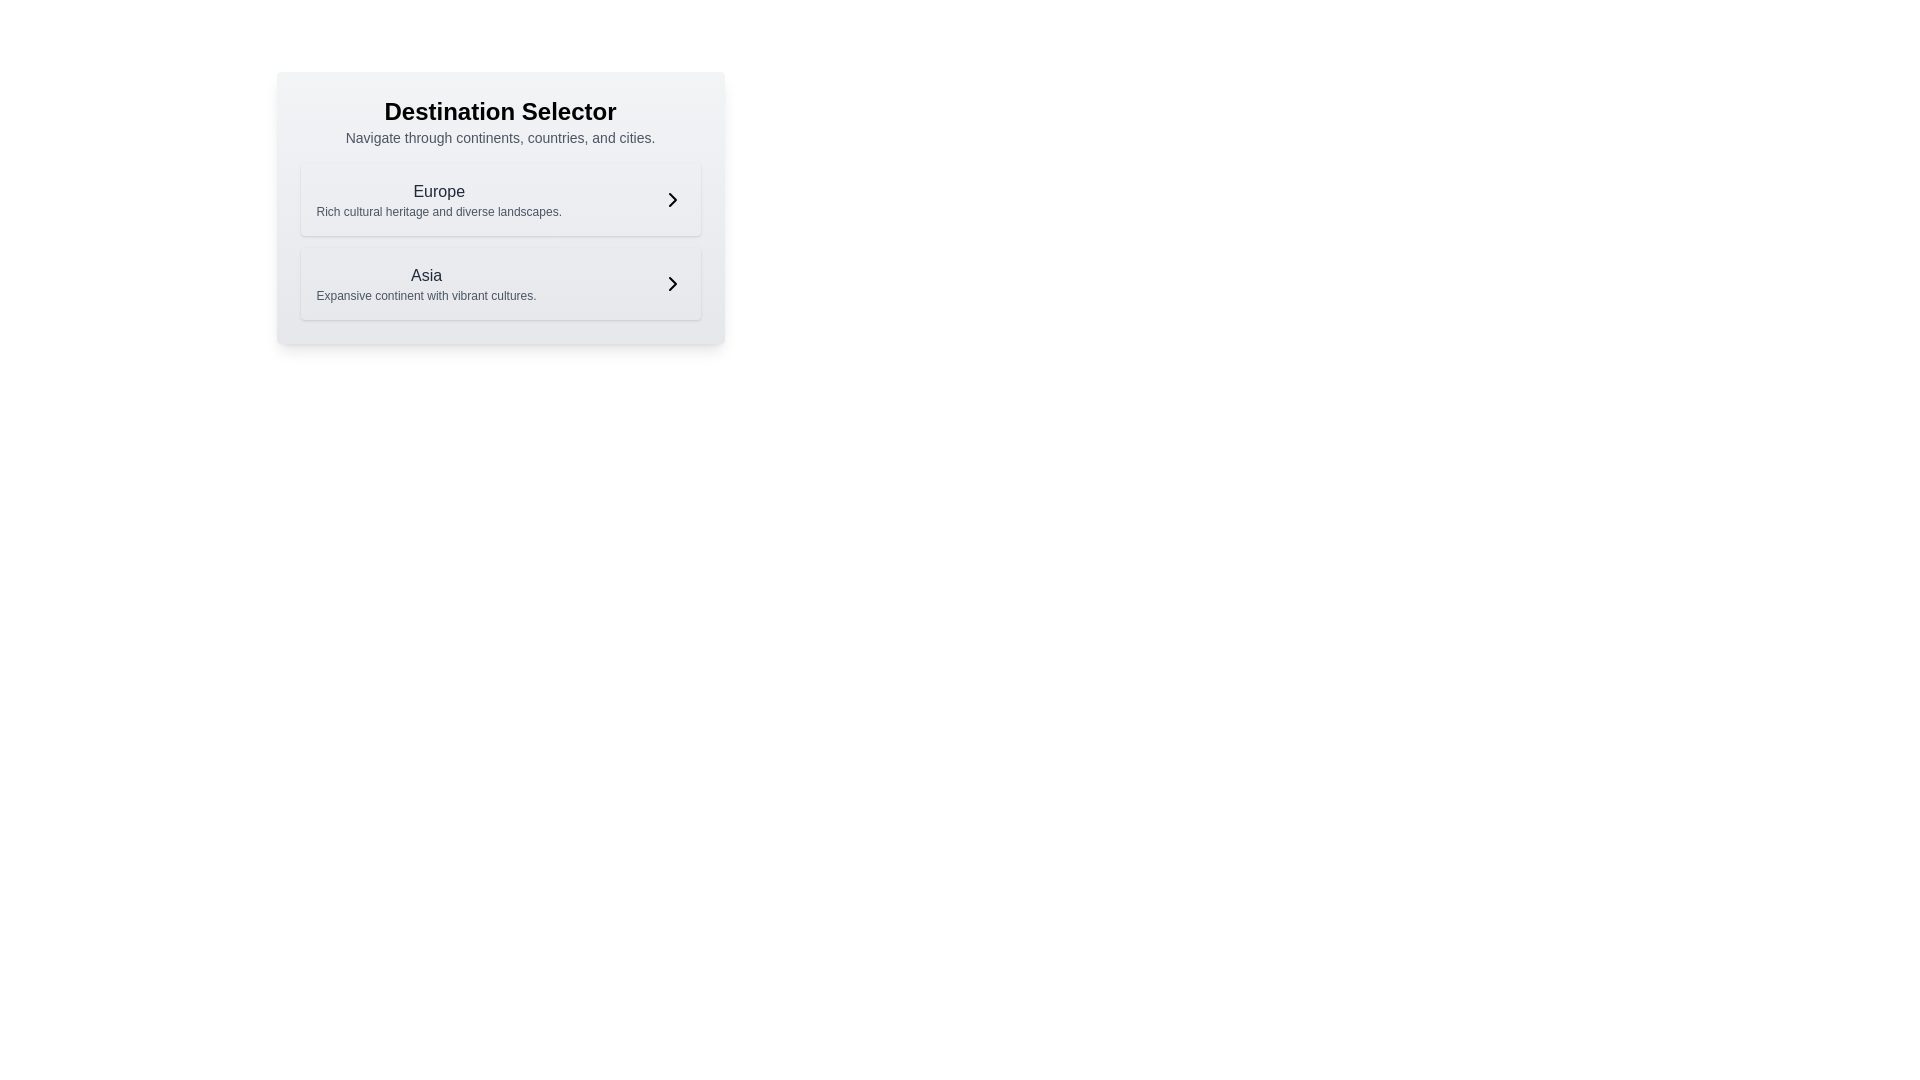 This screenshot has height=1080, width=1920. Describe the element at coordinates (438, 200) in the screenshot. I see `the first selectable list item labeled 'Europe' under the 'Destination Selector'` at that location.